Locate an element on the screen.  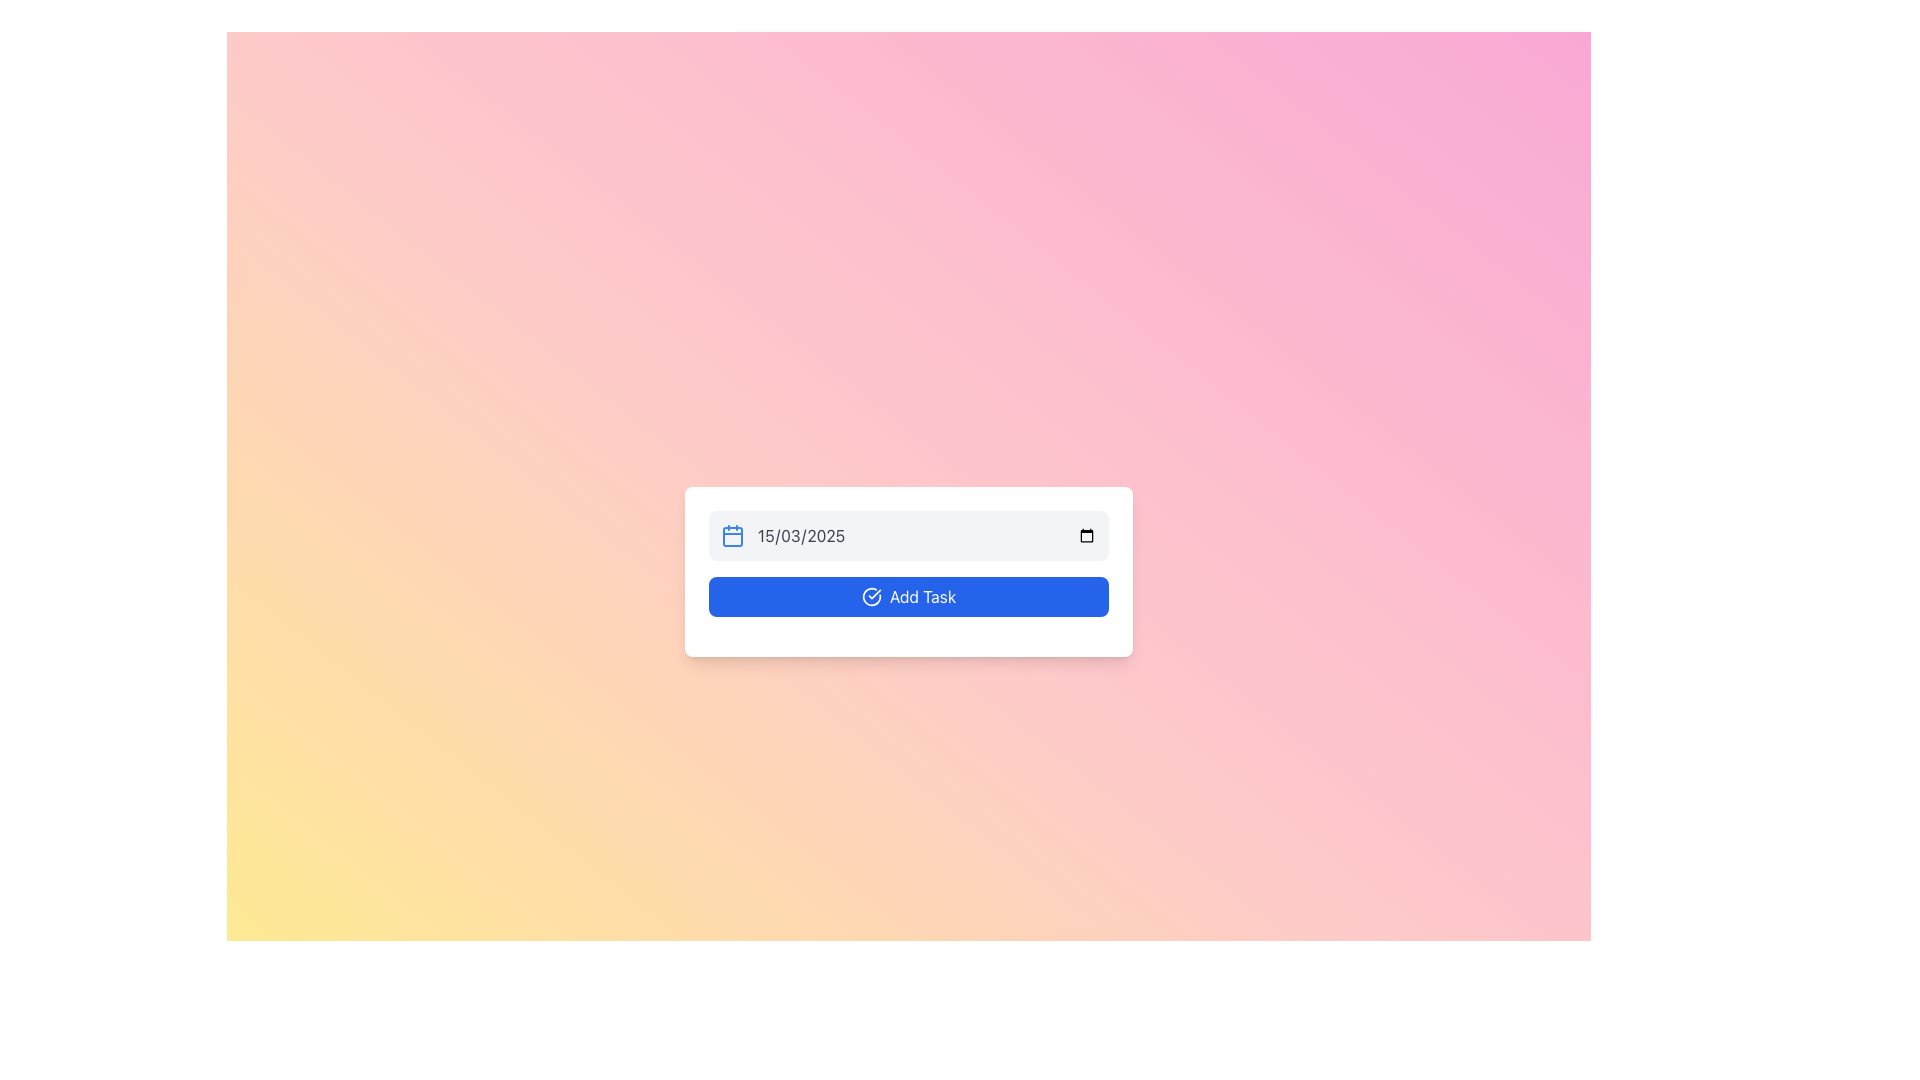
the calendar icon, which is styled with a blue outline and located to the left of the date selection field is located at coordinates (732, 535).